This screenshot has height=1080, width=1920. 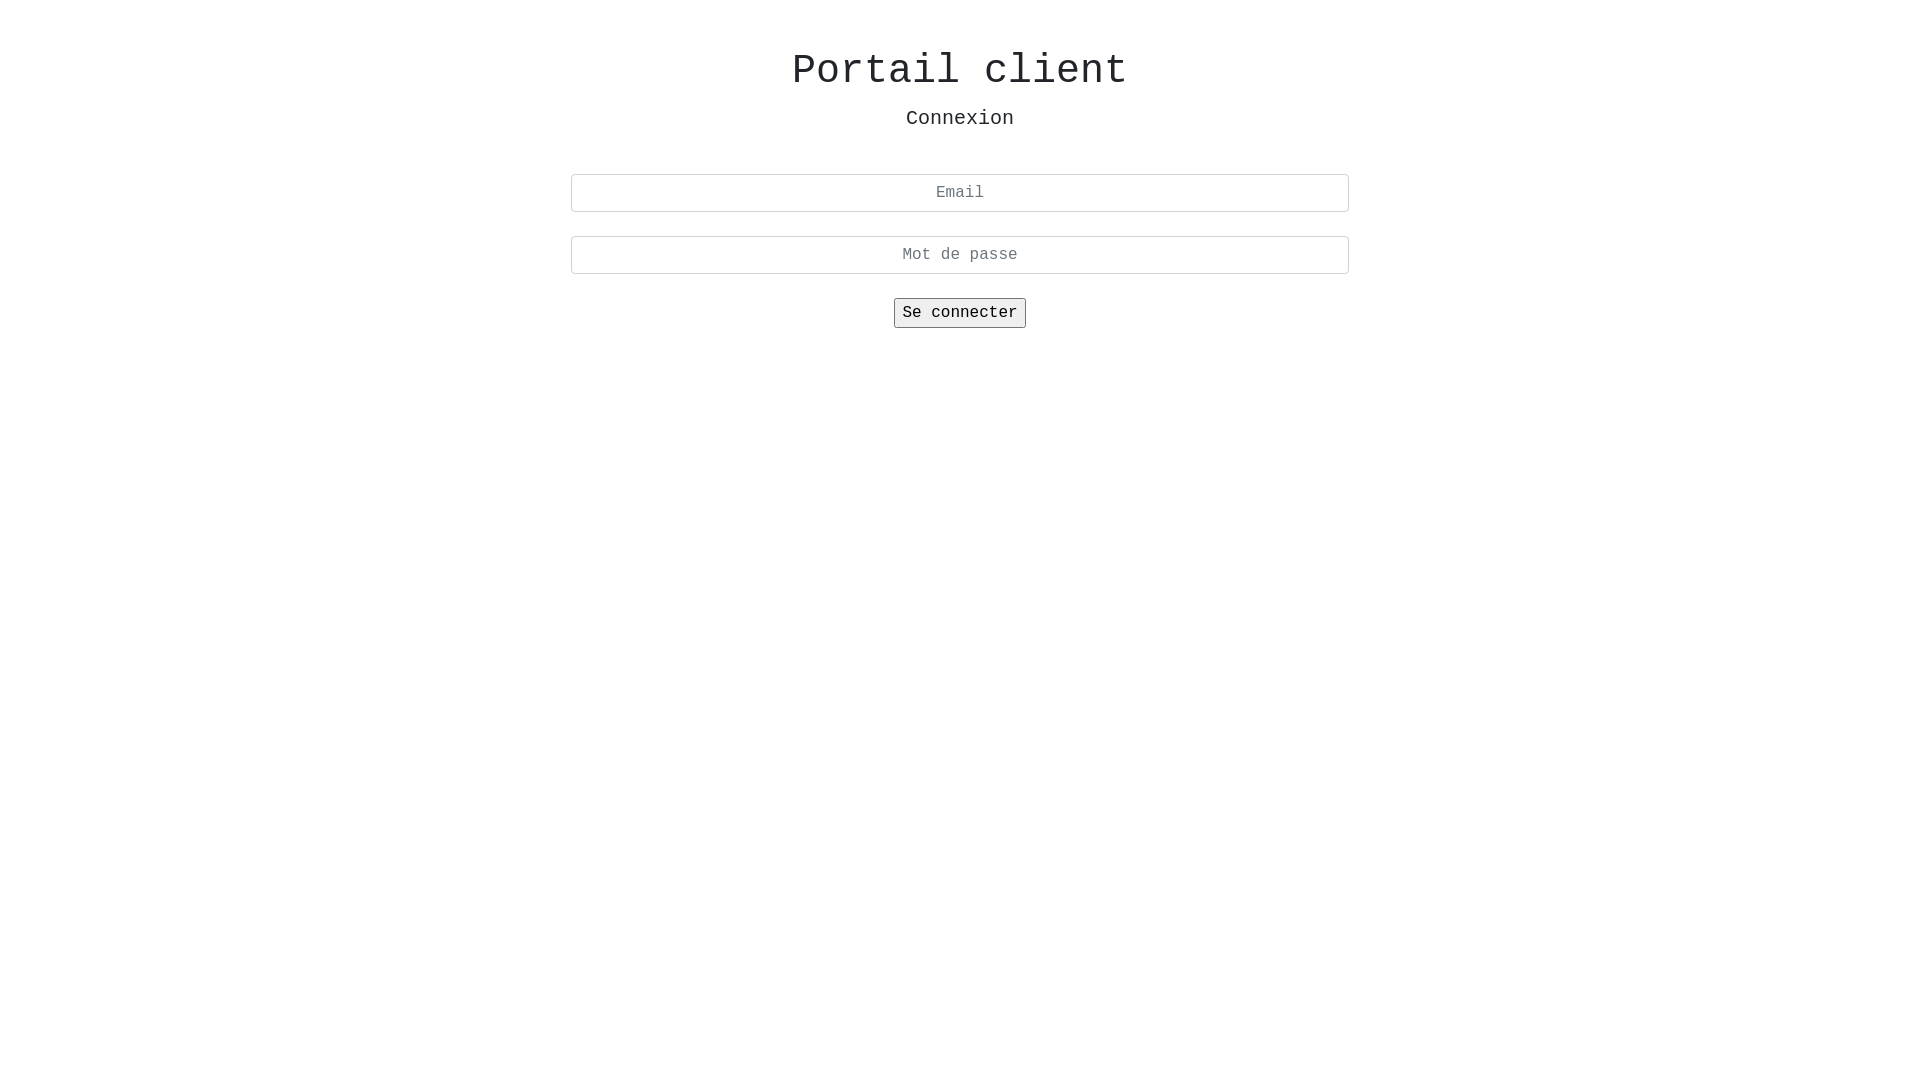 What do you see at coordinates (958, 312) in the screenshot?
I see `'Se connecter'` at bounding box center [958, 312].